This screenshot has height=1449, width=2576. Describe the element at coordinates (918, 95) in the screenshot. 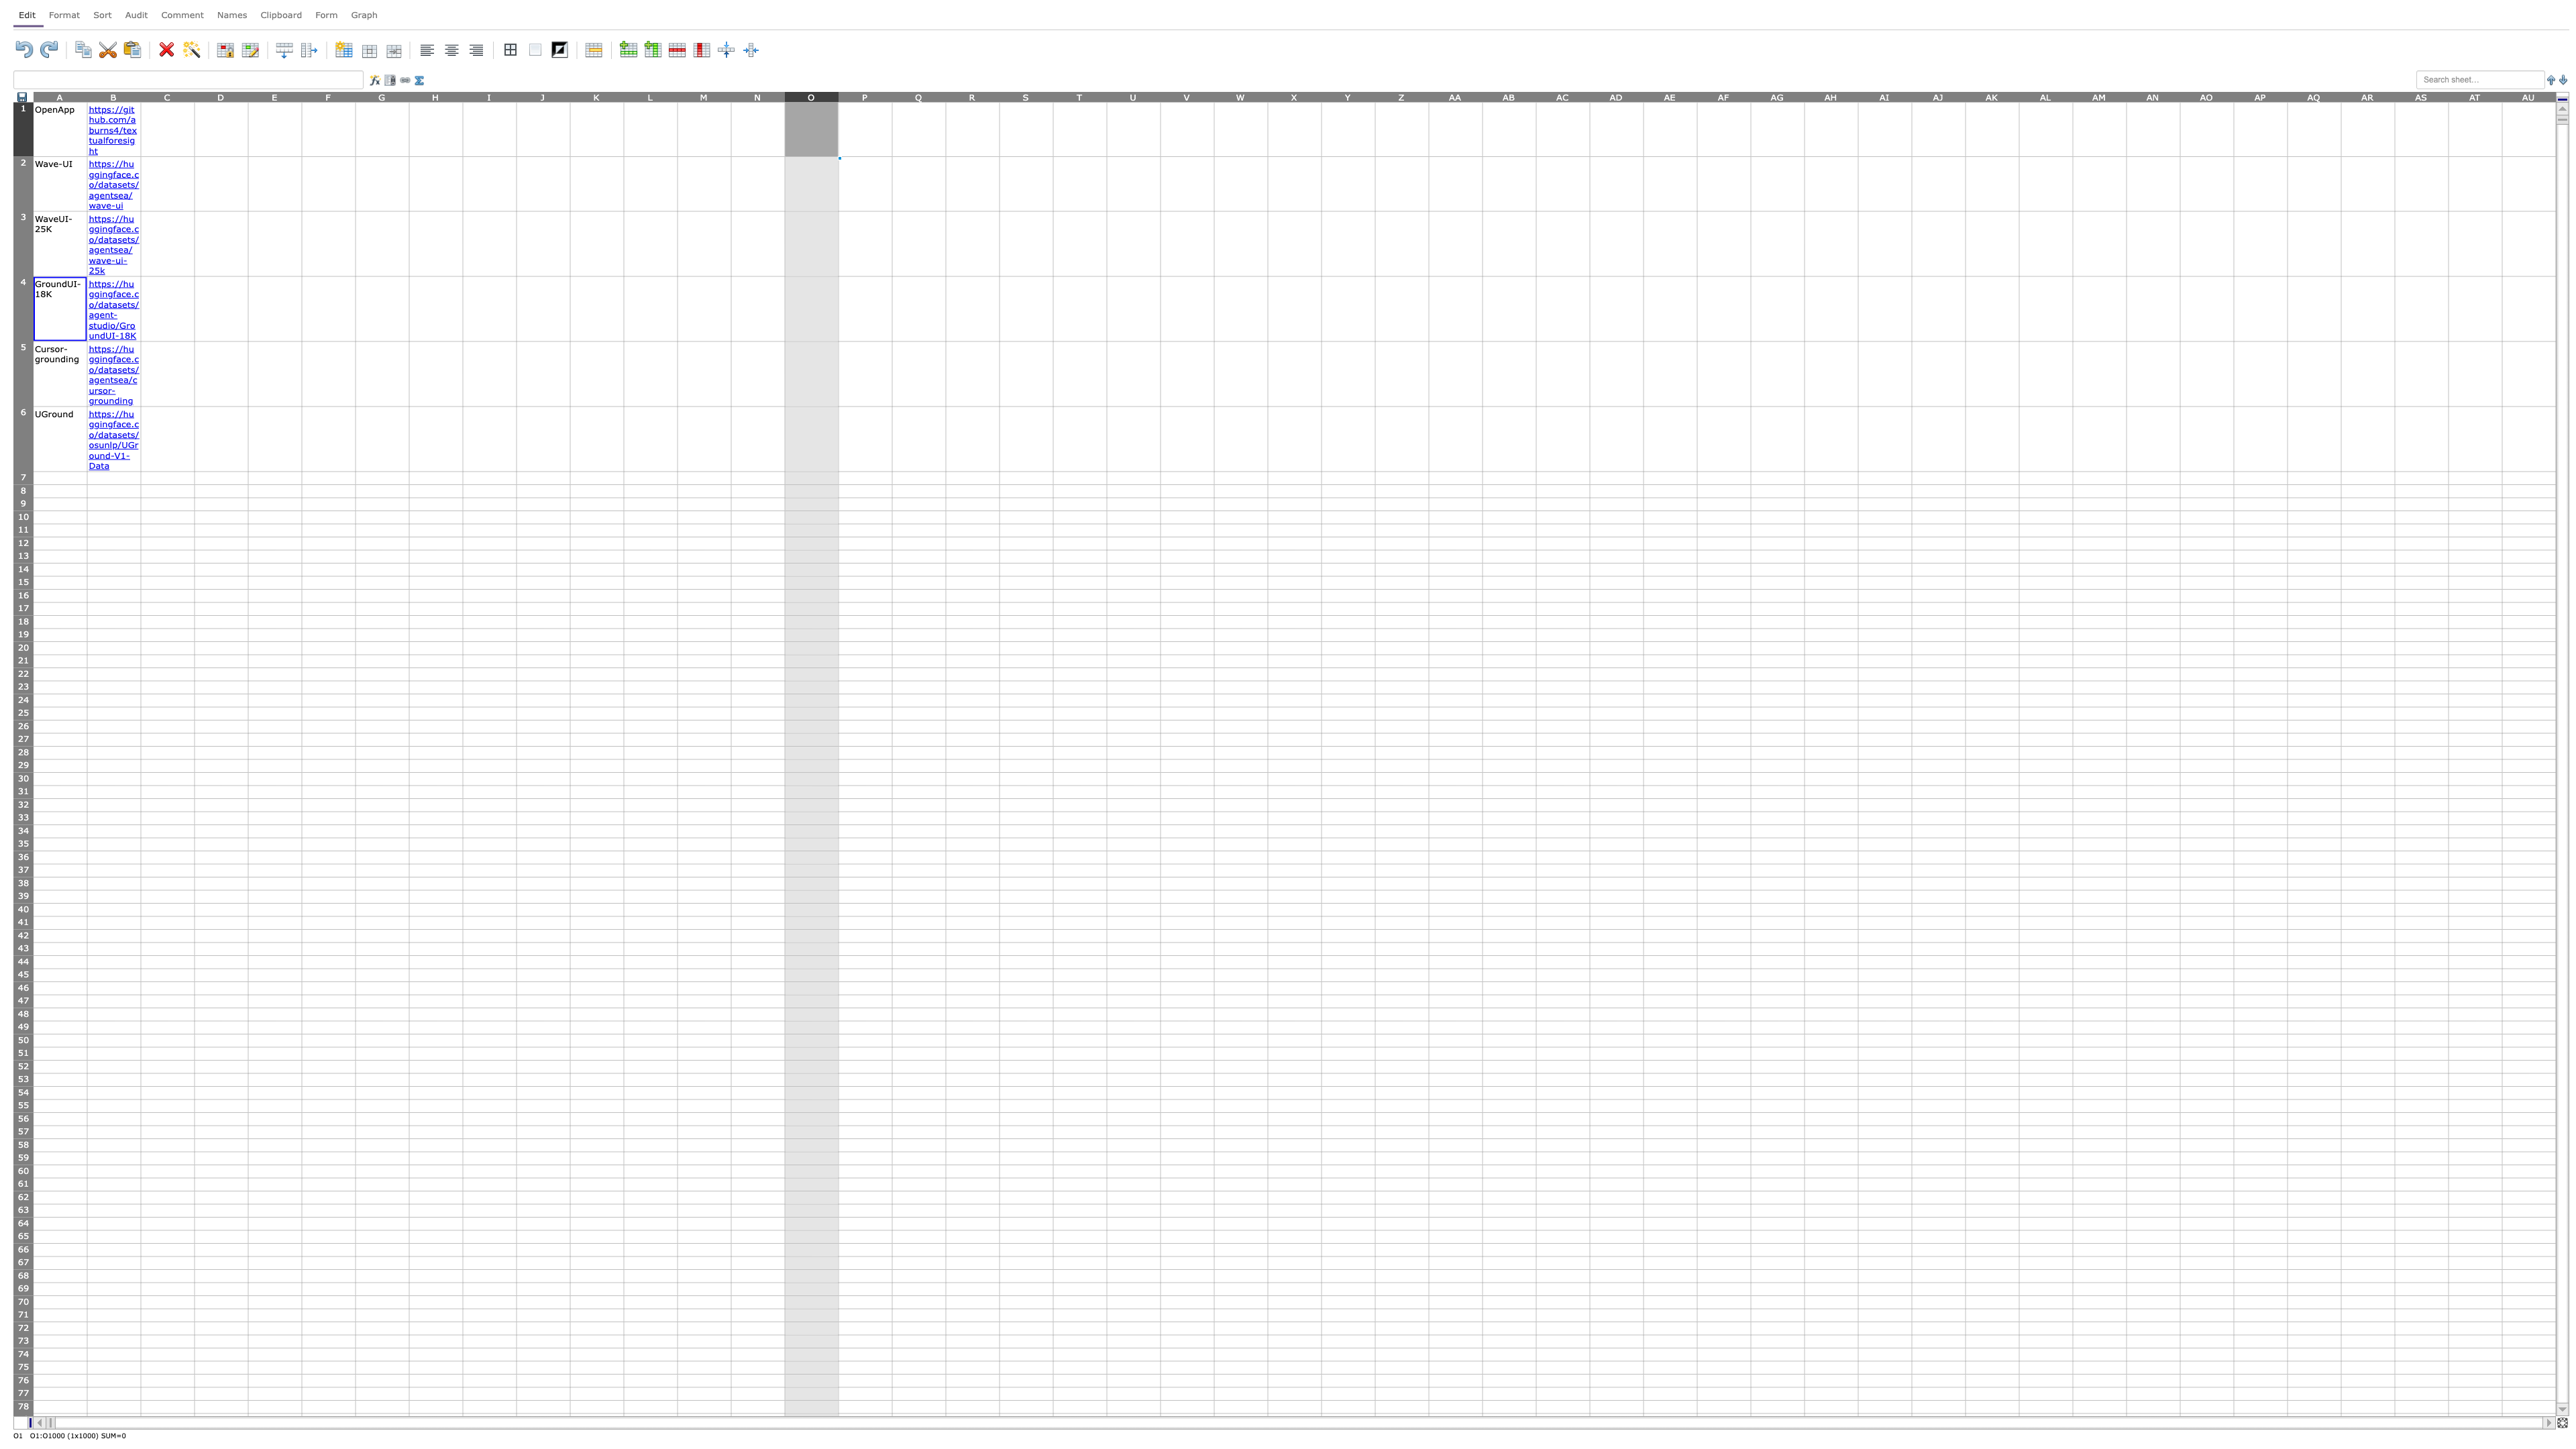

I see `column header Q` at that location.